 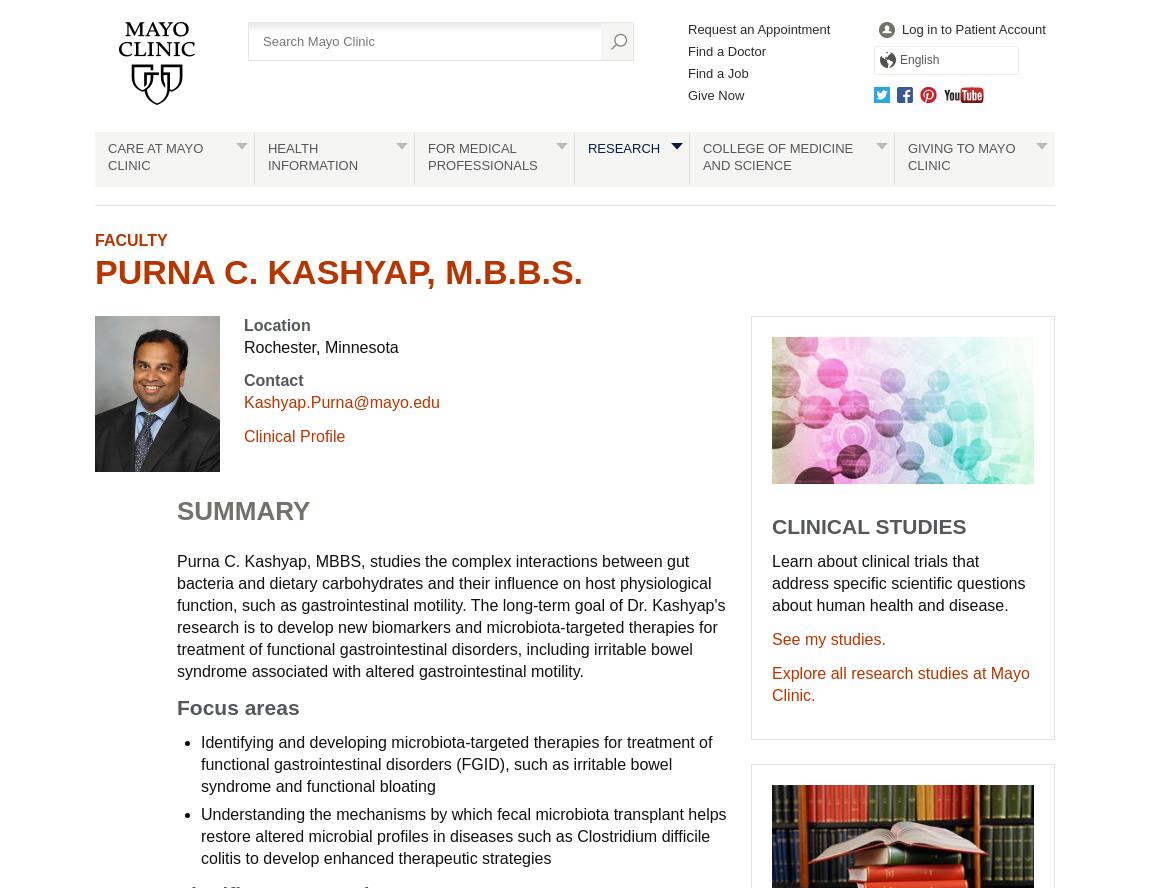 I want to click on 'Purna C. Kashyap, M.B.B.S.', so click(x=339, y=271).